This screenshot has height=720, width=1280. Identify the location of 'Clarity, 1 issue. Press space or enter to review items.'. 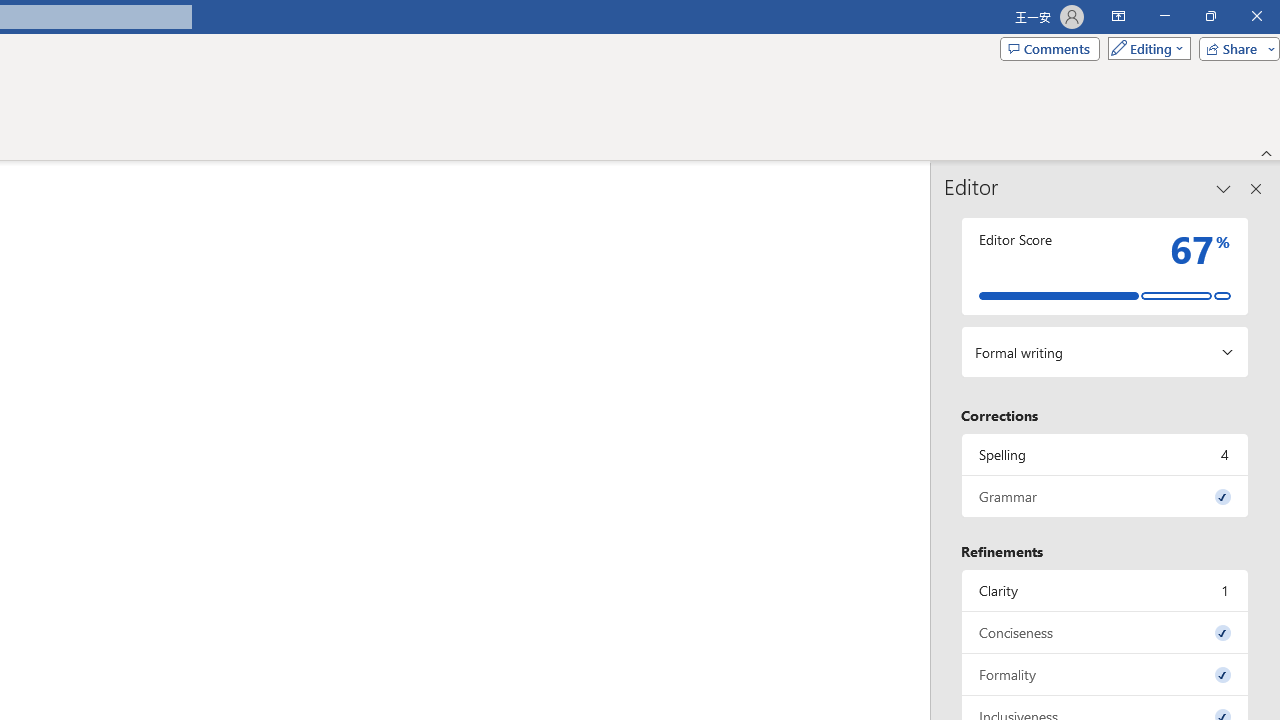
(1104, 589).